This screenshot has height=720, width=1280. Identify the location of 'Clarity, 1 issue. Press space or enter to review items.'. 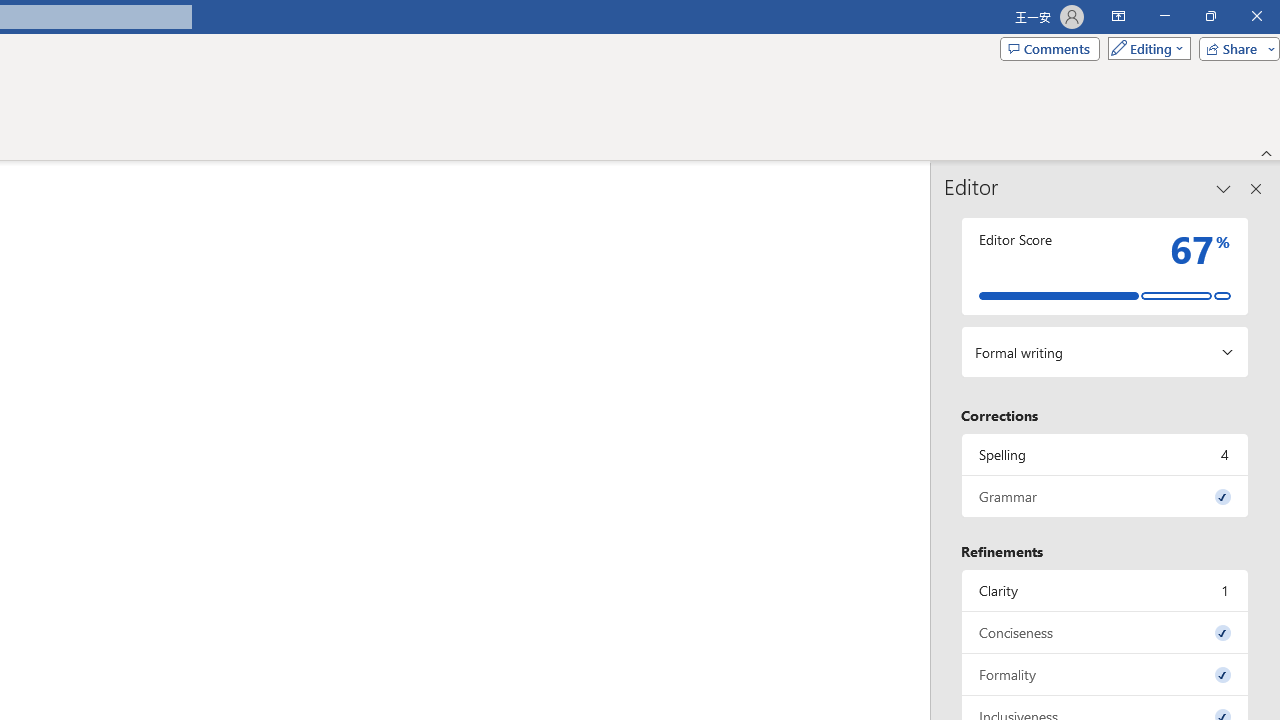
(1104, 589).